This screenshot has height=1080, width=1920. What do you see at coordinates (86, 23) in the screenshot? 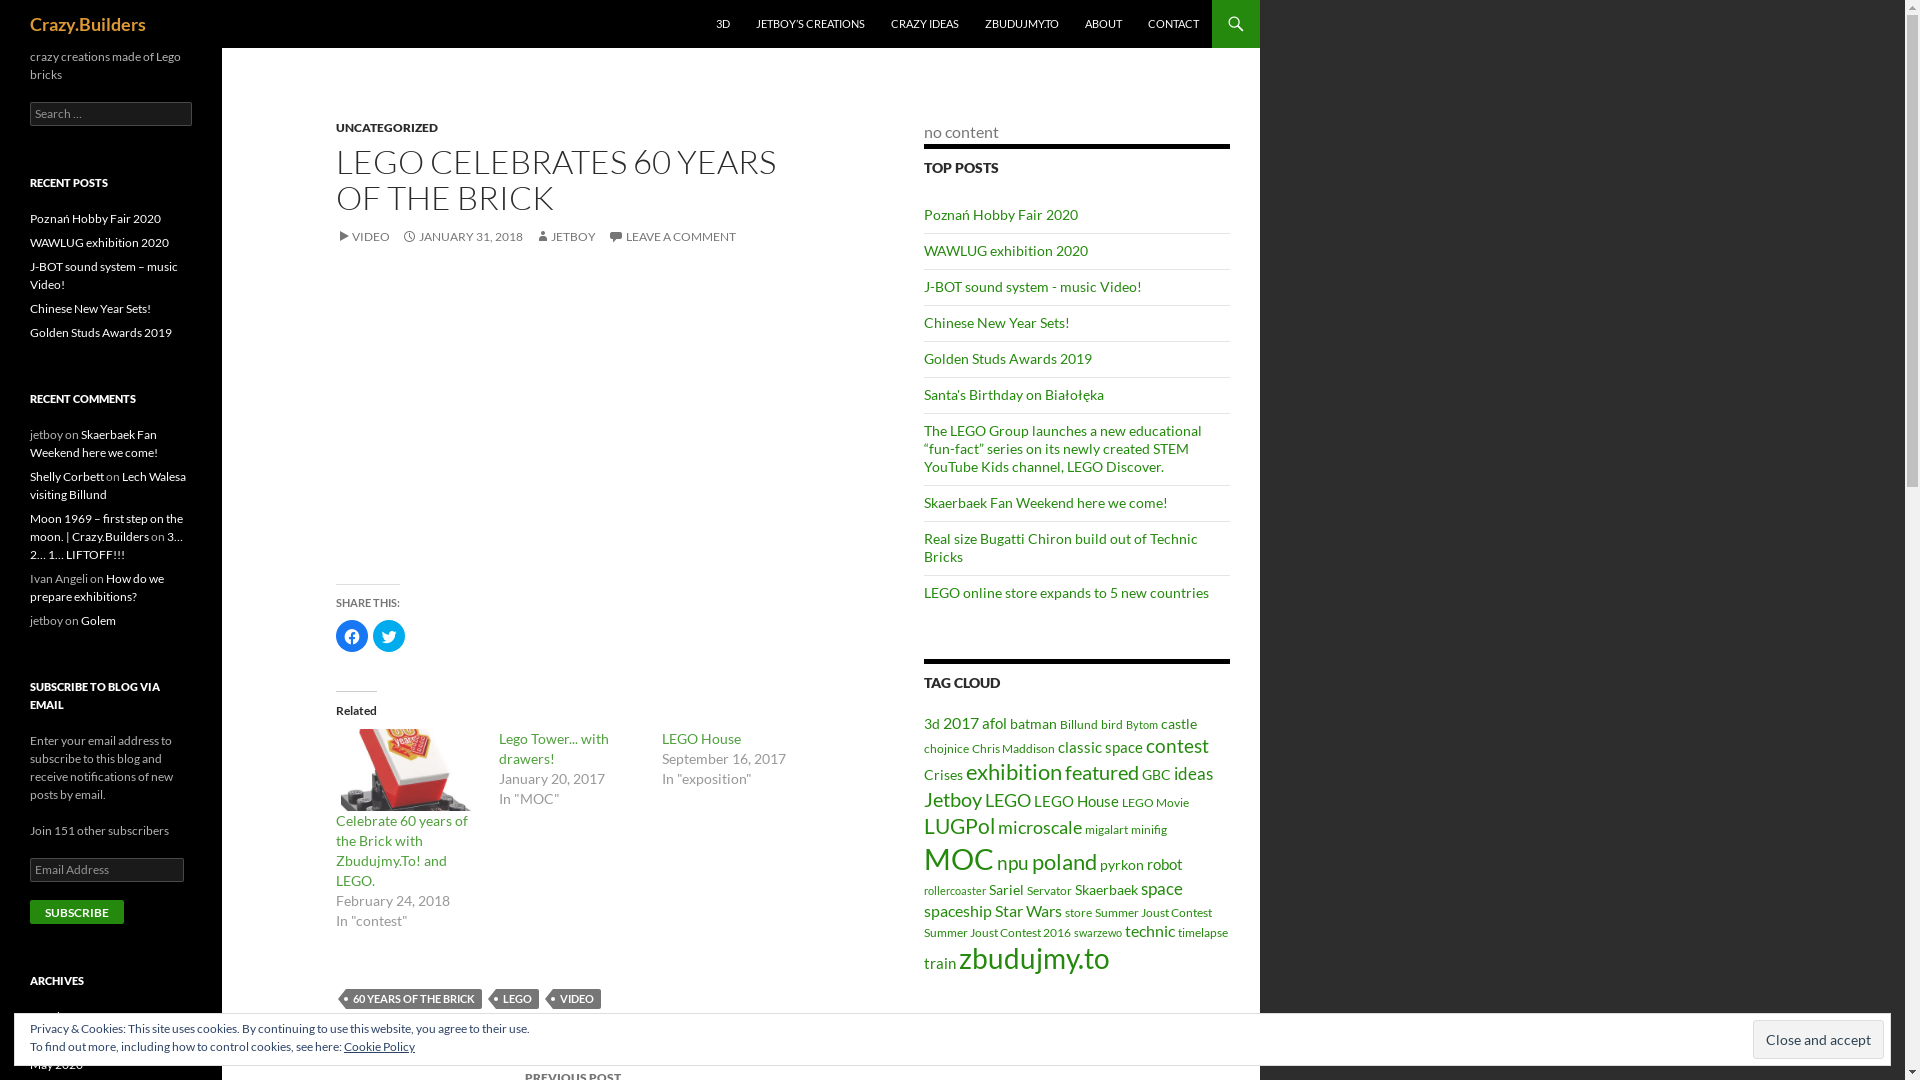
I see `'Crazy.Builders'` at bounding box center [86, 23].